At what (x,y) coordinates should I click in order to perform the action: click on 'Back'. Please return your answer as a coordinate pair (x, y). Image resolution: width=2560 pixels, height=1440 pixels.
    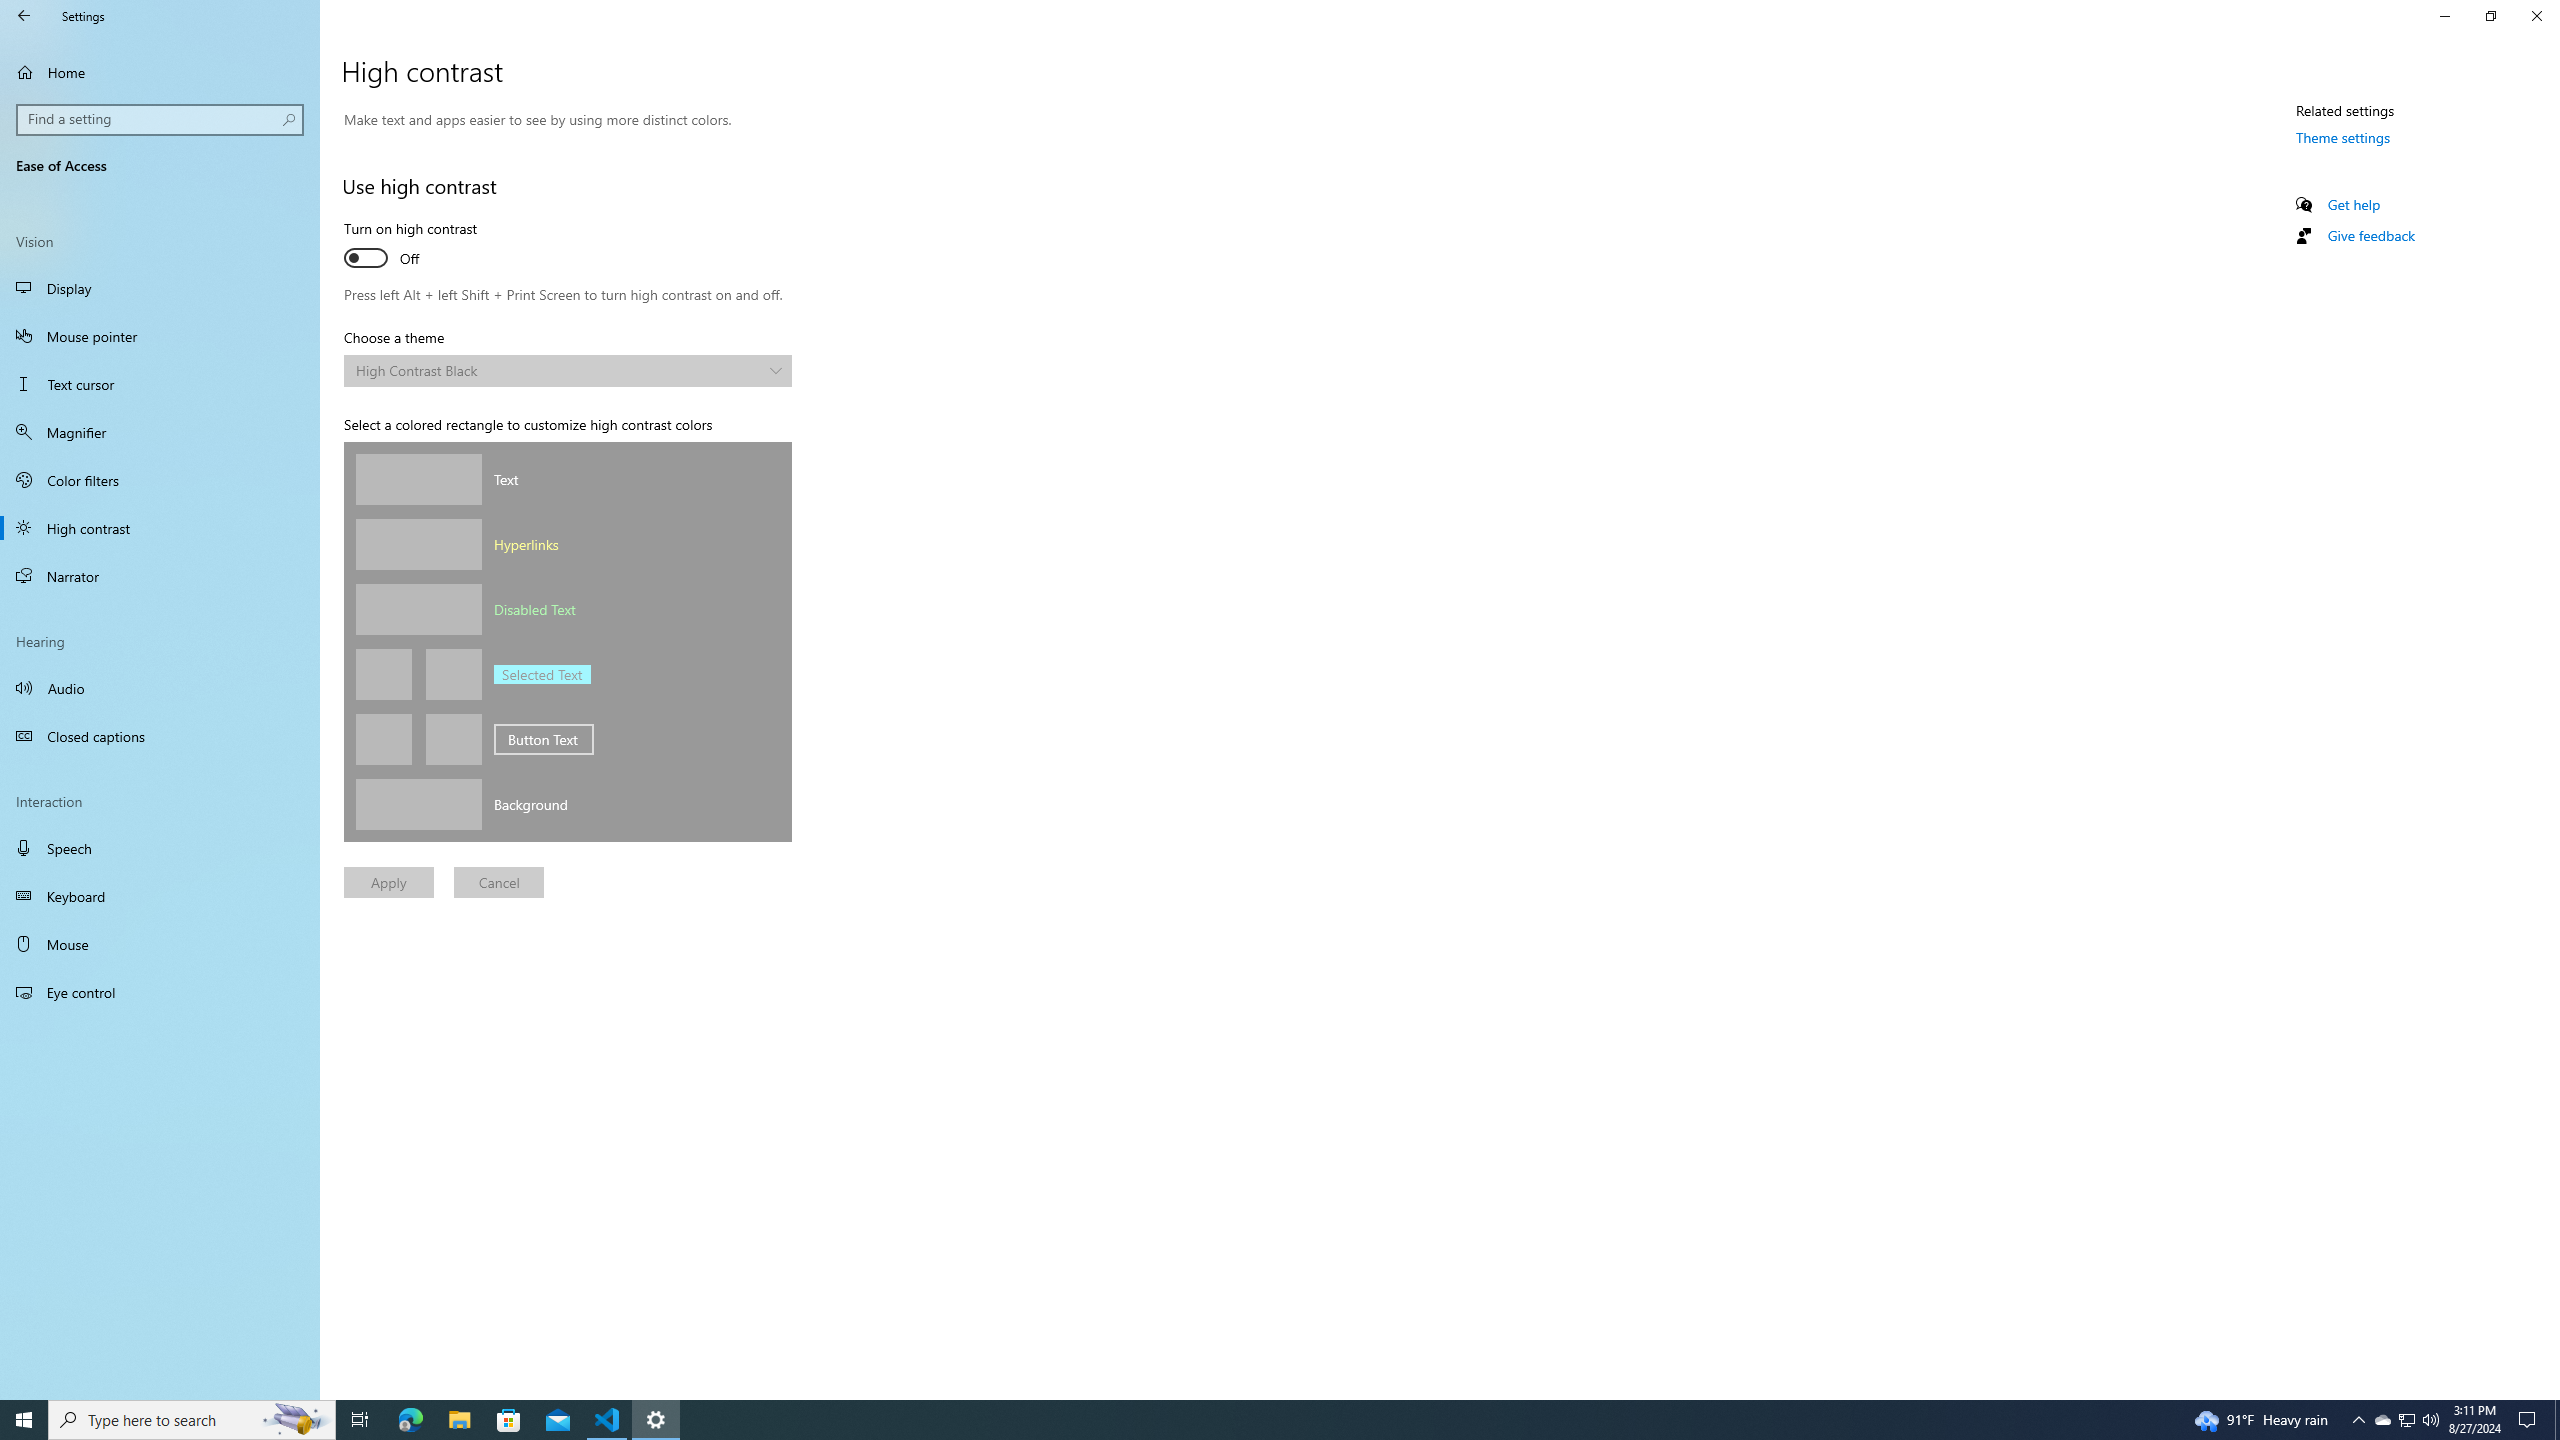
    Looking at the image, I should click on (24, 15).